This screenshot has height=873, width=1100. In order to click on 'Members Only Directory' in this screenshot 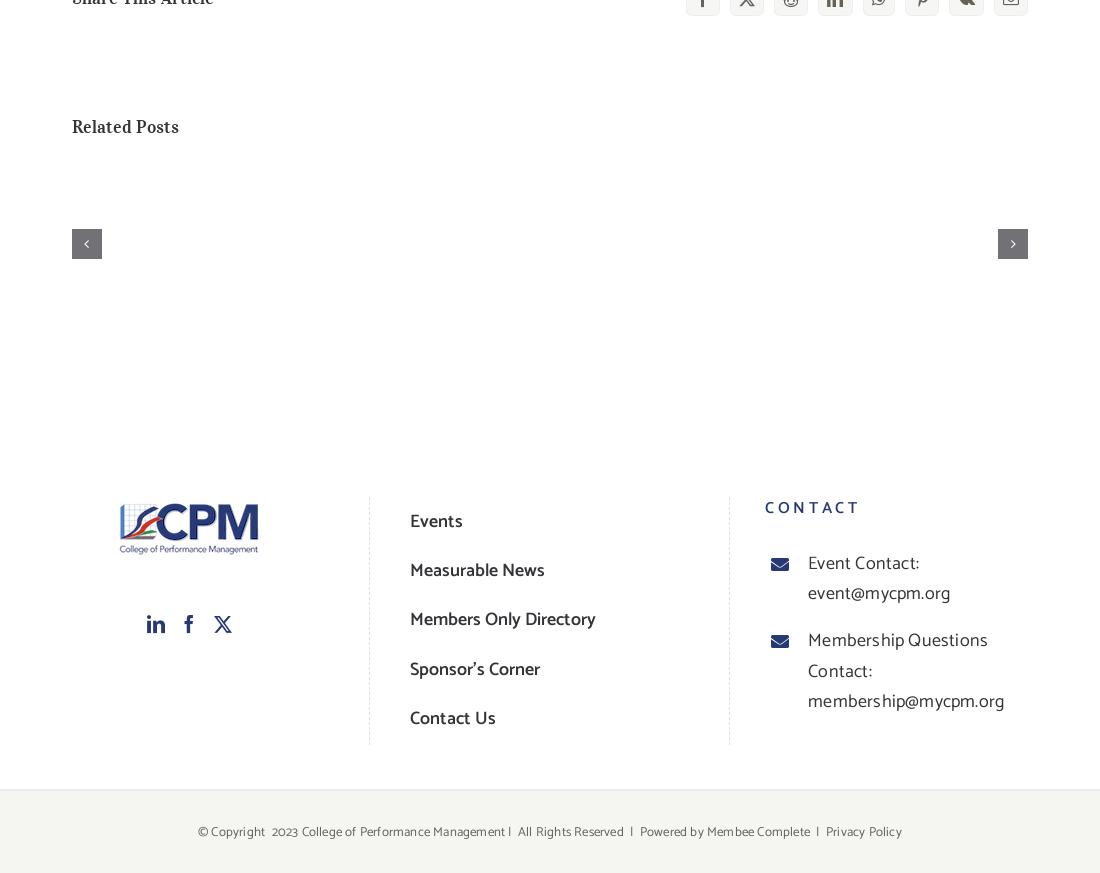, I will do `click(503, 620)`.